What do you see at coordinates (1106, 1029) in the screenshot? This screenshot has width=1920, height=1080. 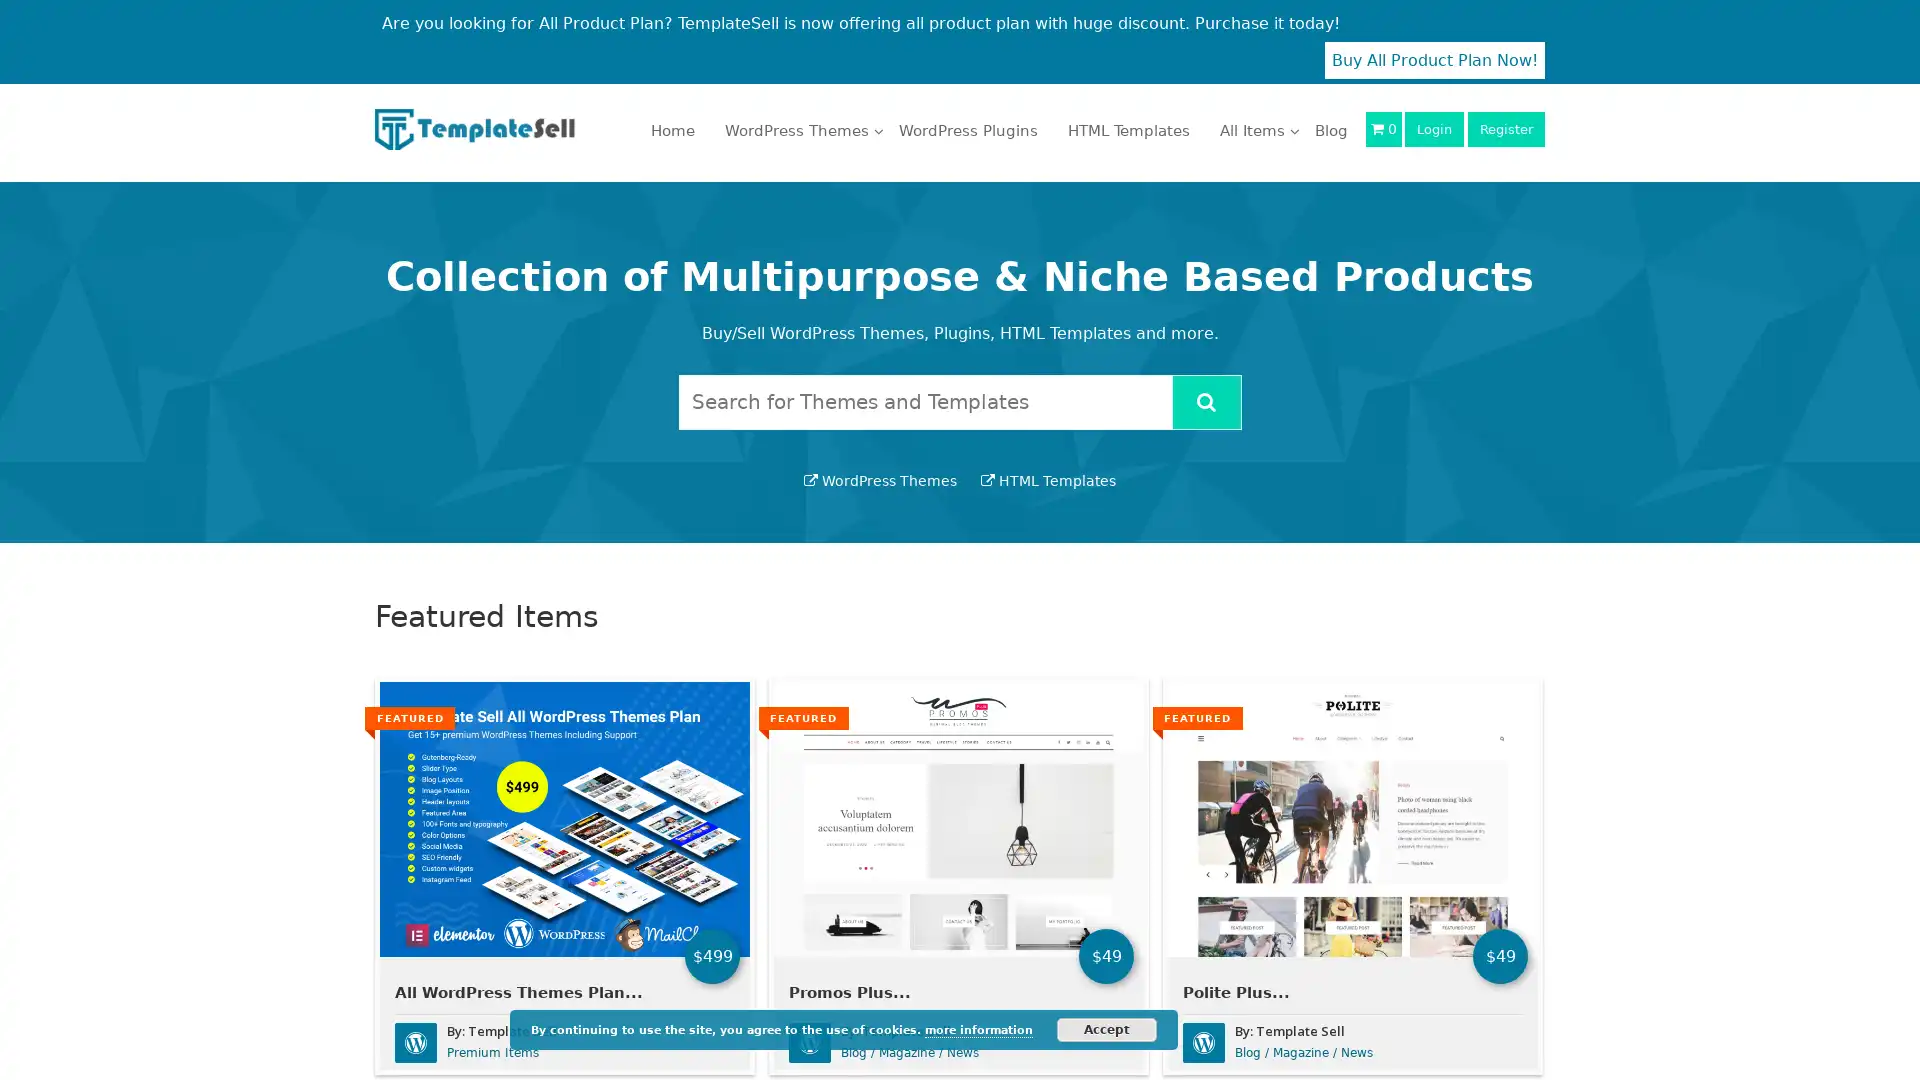 I see `Accept` at bounding box center [1106, 1029].